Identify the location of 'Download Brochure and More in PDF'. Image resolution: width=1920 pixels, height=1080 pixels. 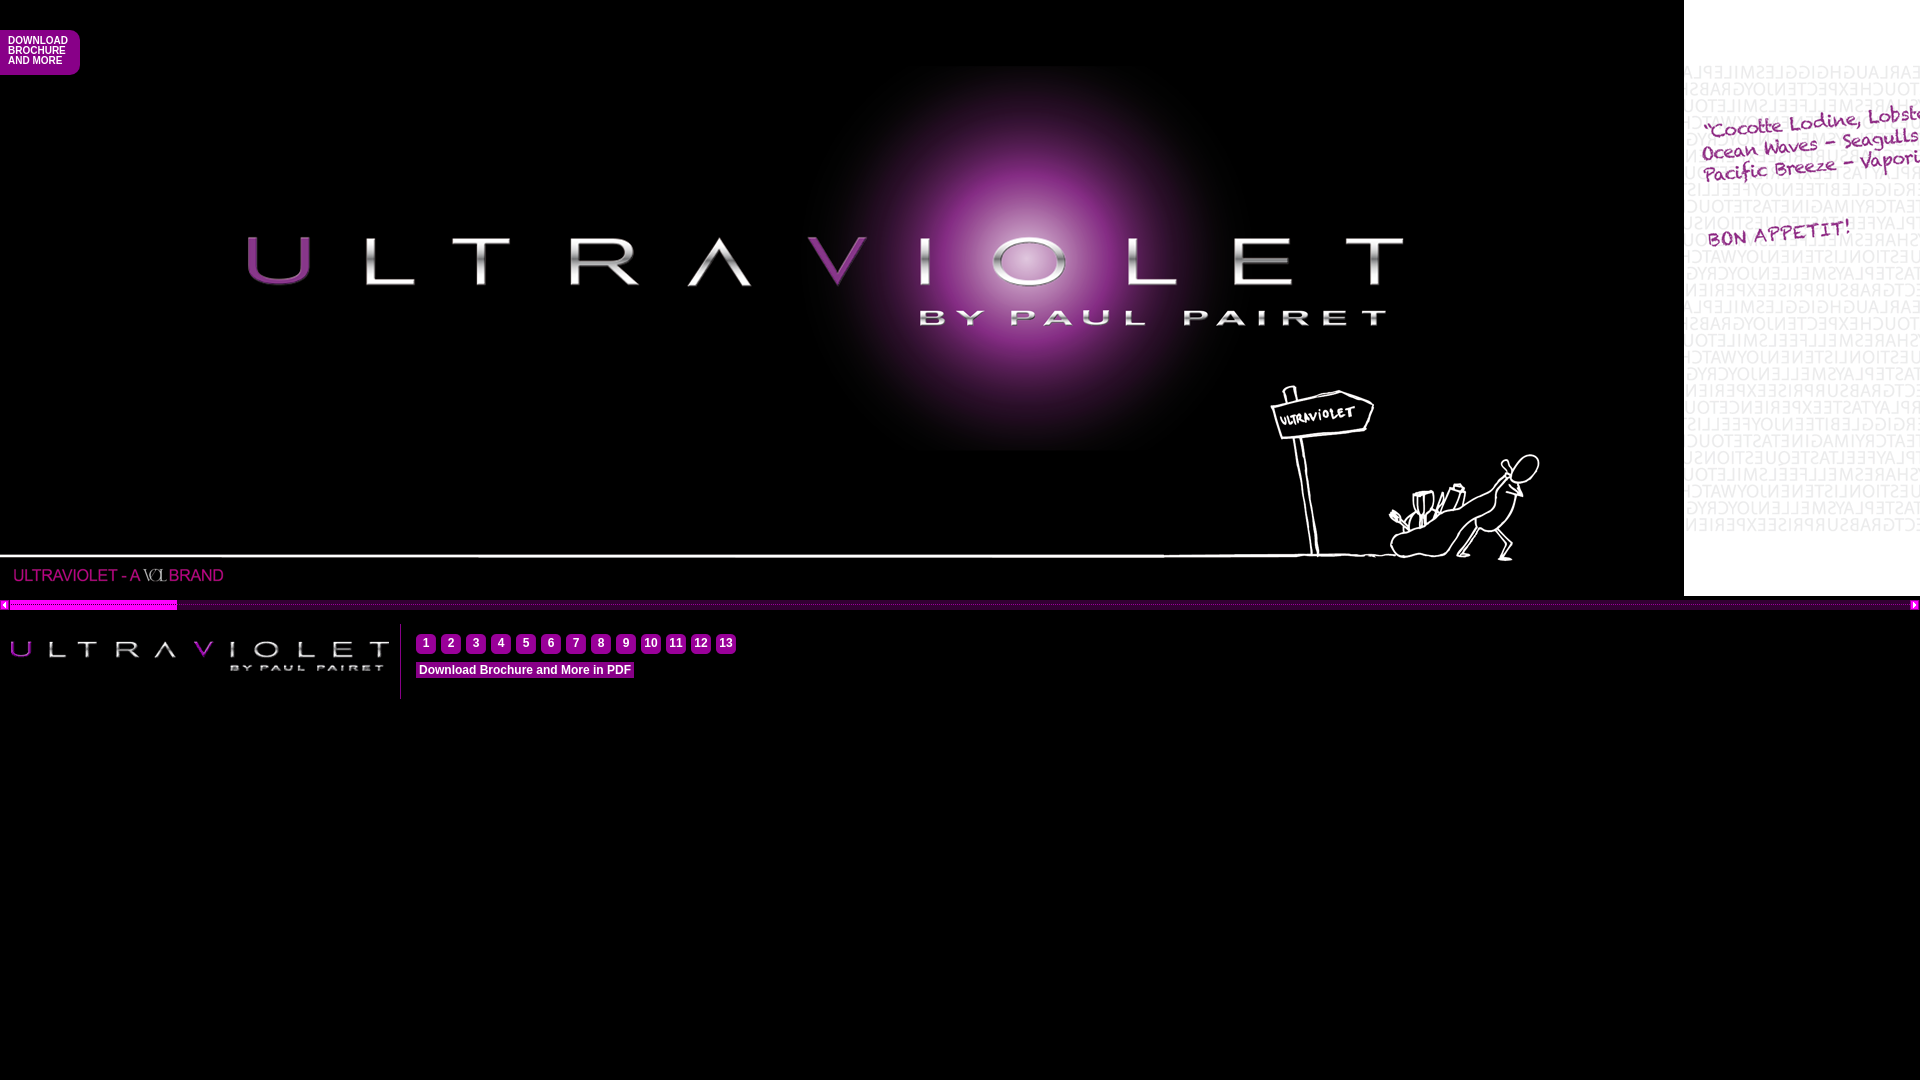
(524, 670).